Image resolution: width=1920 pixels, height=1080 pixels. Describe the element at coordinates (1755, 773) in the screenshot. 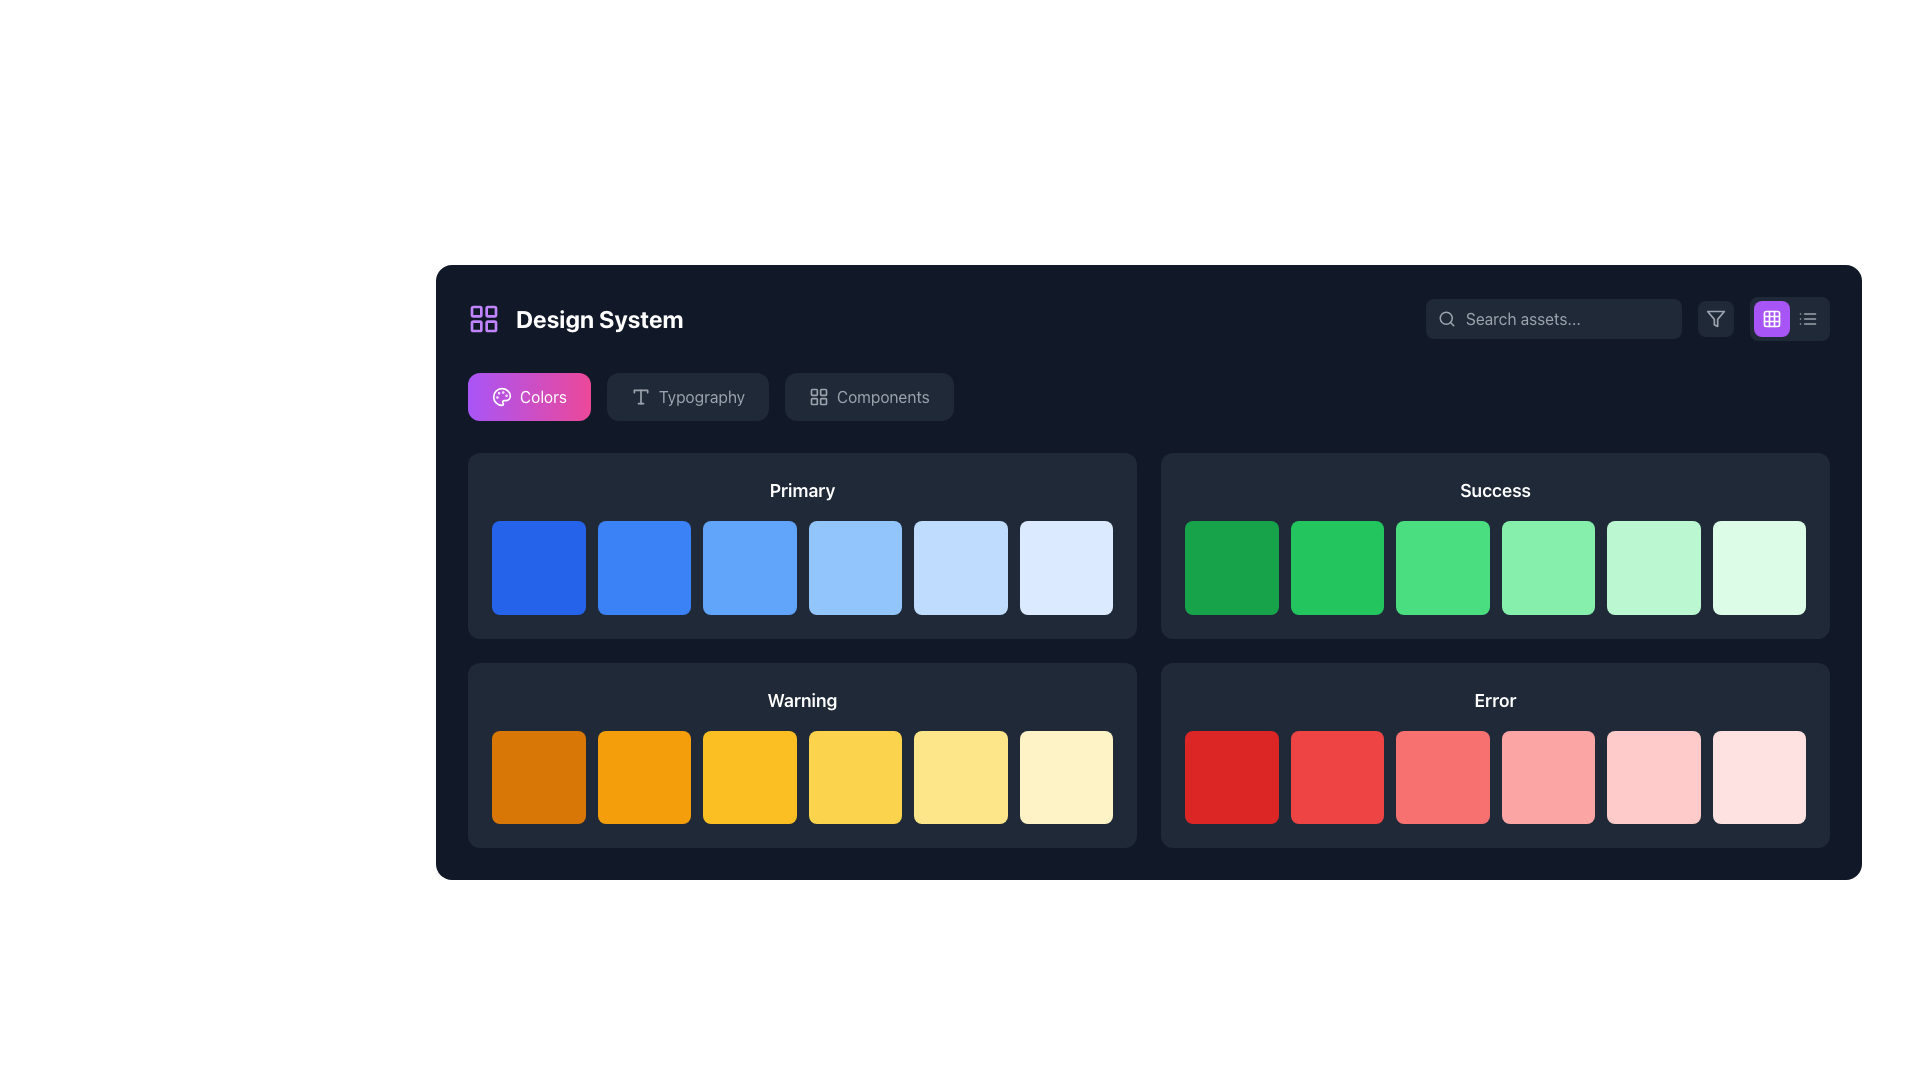

I see `the last vector graphical element in the 'Error' section of the SVG to trigger a tooltip or visual feedback` at that location.